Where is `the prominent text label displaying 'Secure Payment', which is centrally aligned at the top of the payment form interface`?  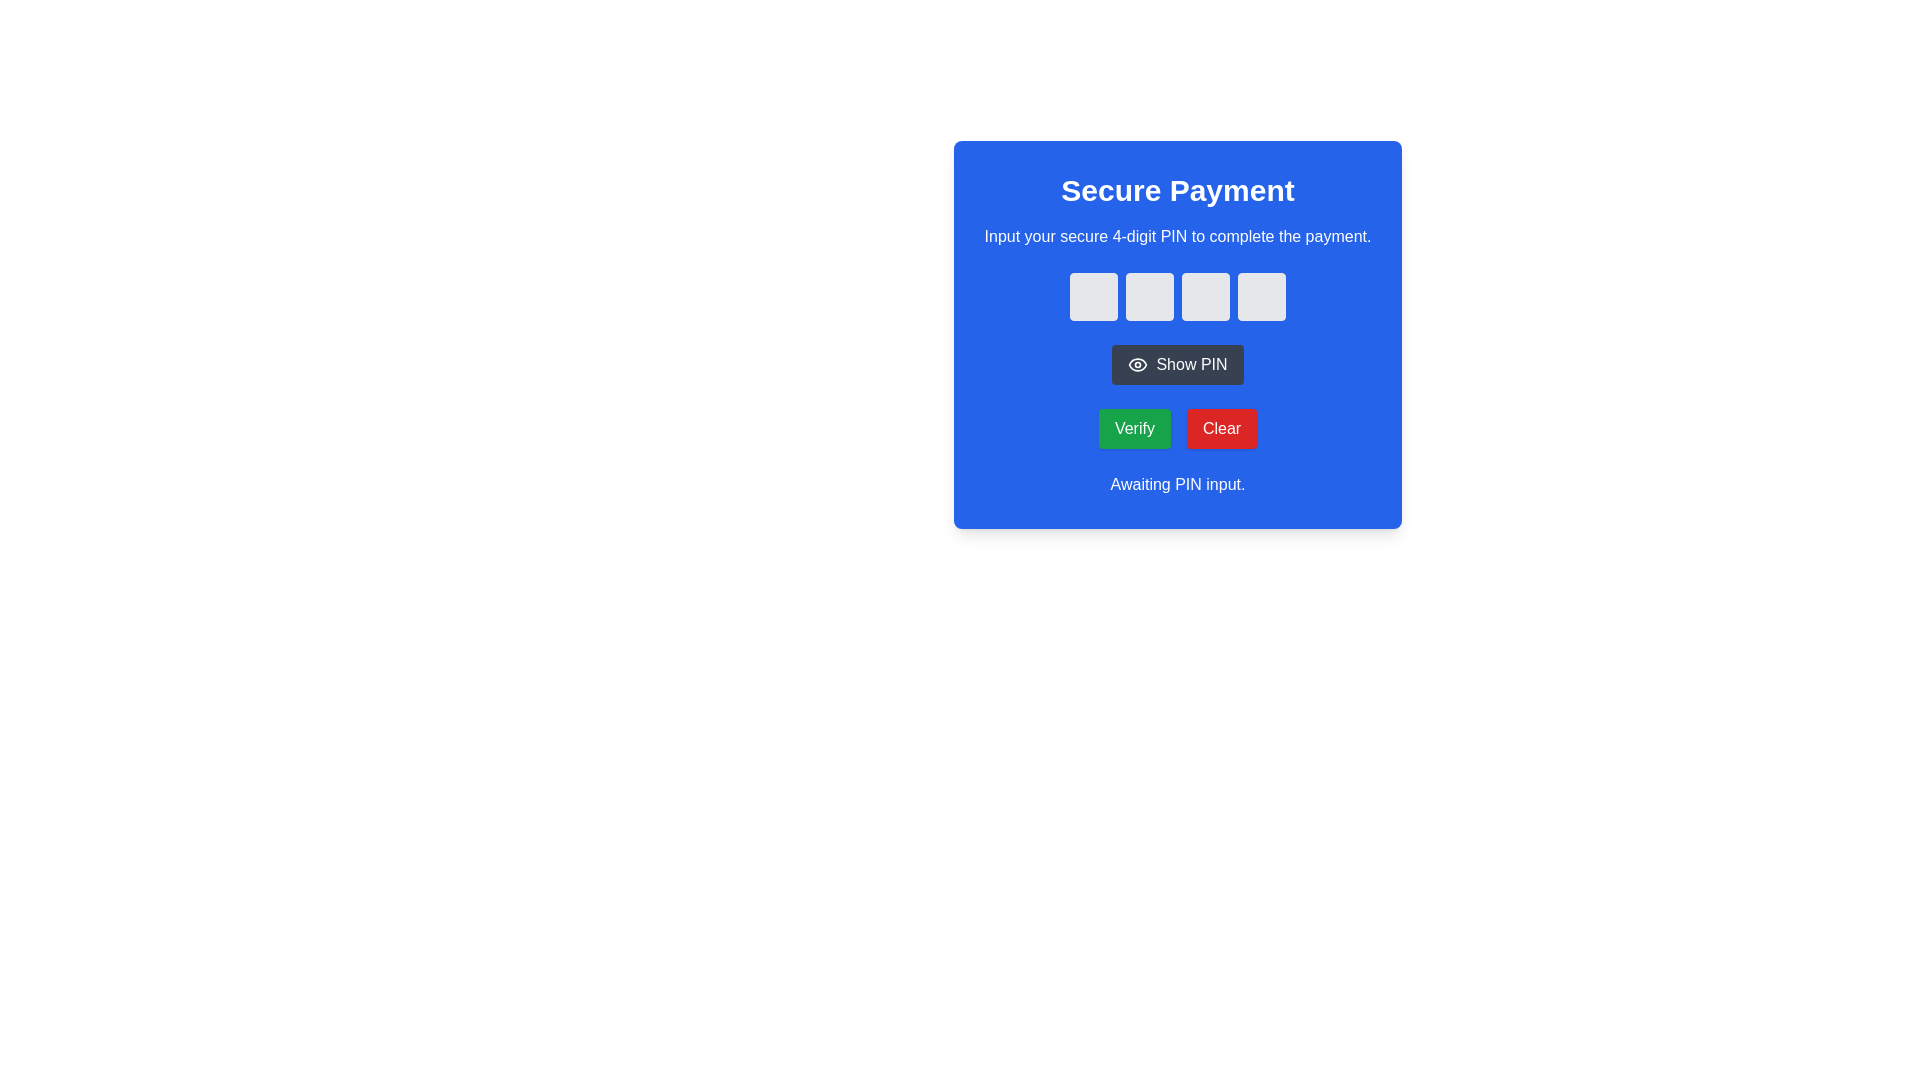 the prominent text label displaying 'Secure Payment', which is centrally aligned at the top of the payment form interface is located at coordinates (1177, 191).